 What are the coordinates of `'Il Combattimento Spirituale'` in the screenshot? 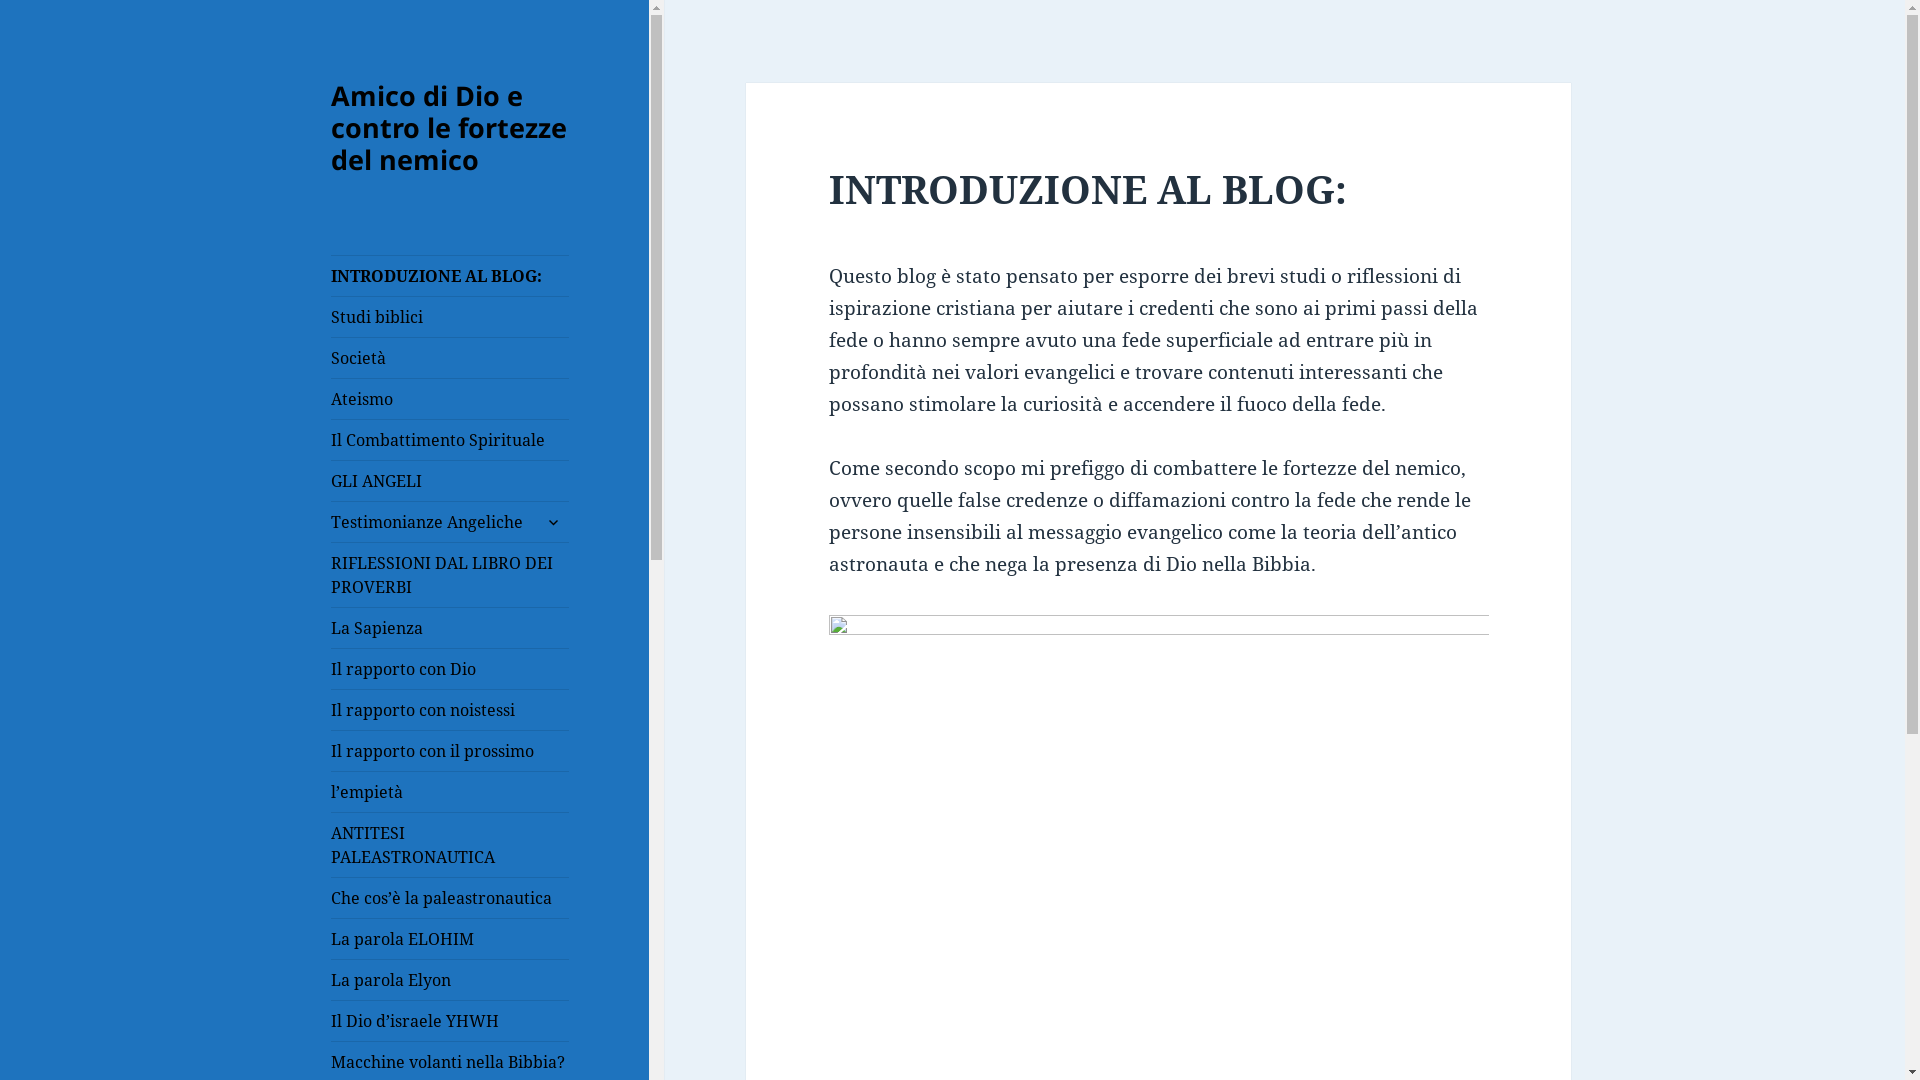 It's located at (449, 438).